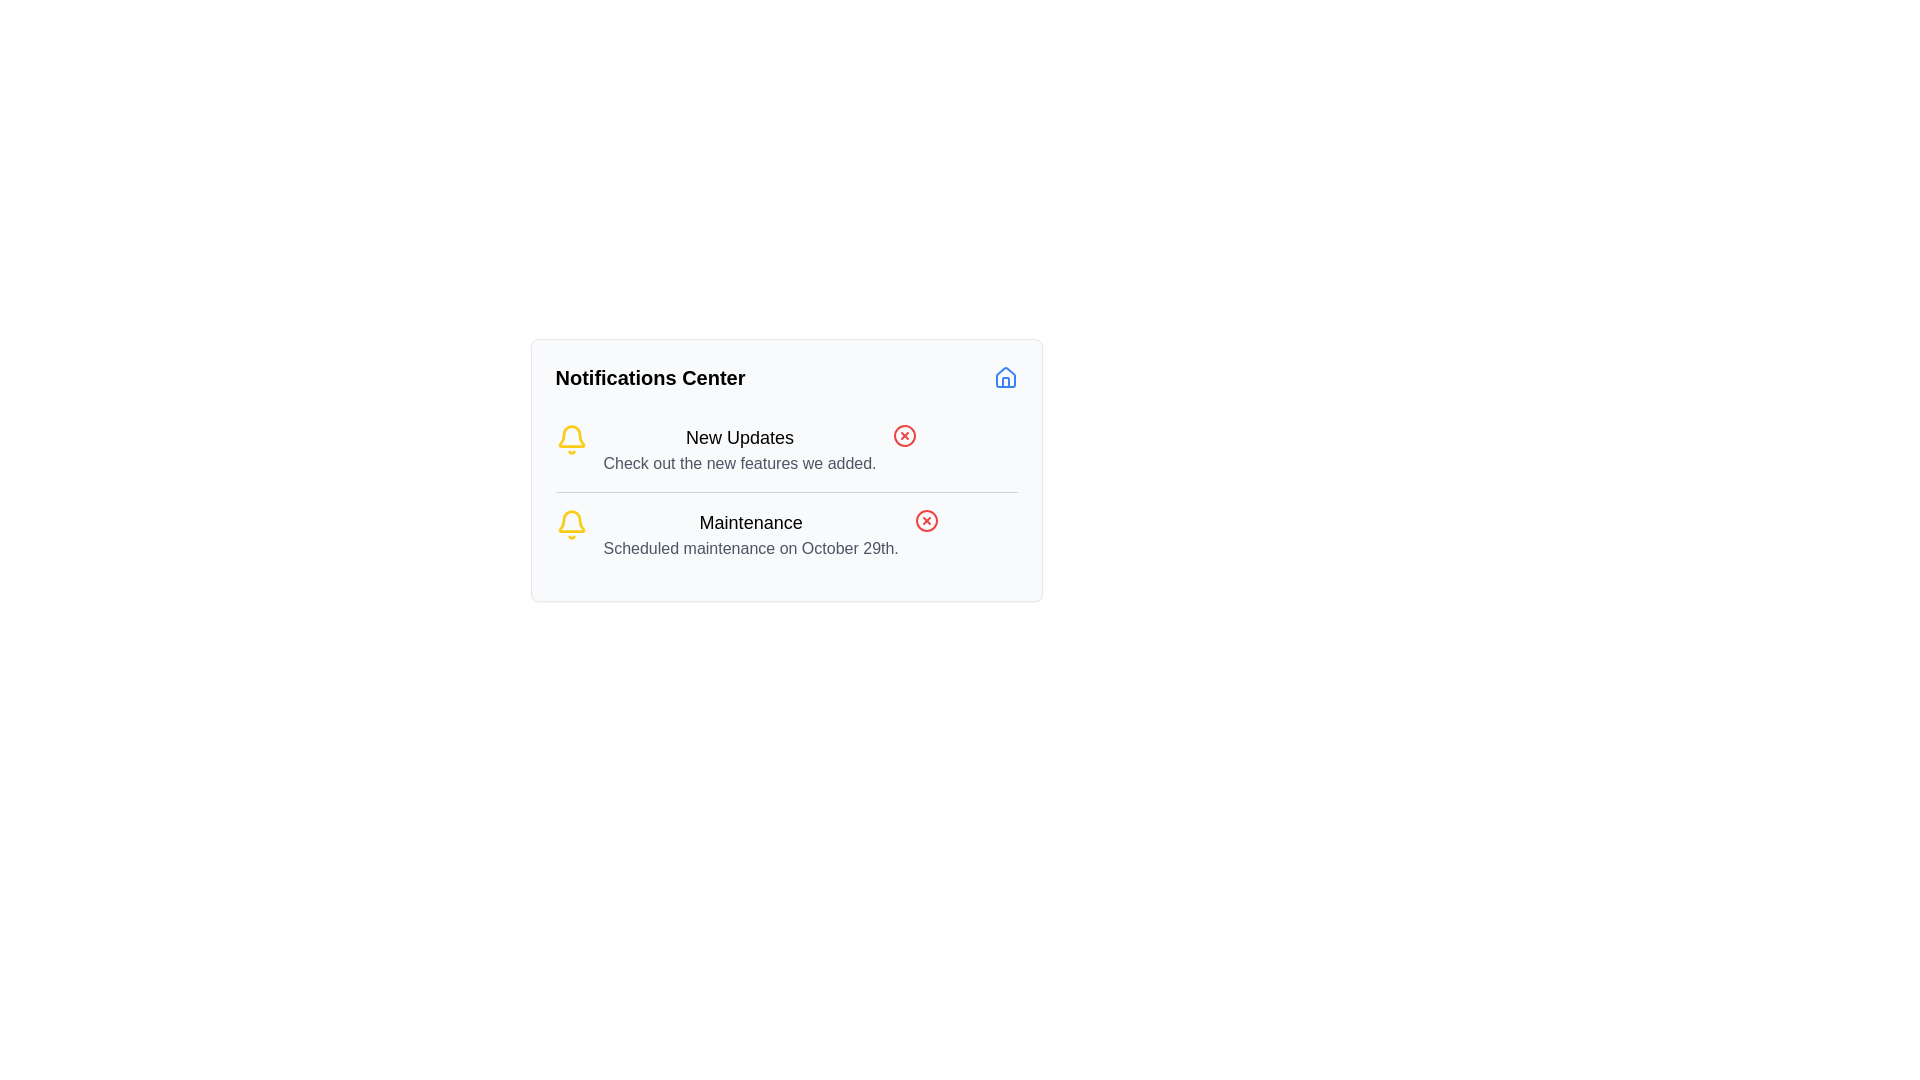 Image resolution: width=1920 pixels, height=1080 pixels. Describe the element at coordinates (738, 463) in the screenshot. I see `the explanatory text label located directly under the 'New Updates' header, which provides supplementary details about the notification` at that location.